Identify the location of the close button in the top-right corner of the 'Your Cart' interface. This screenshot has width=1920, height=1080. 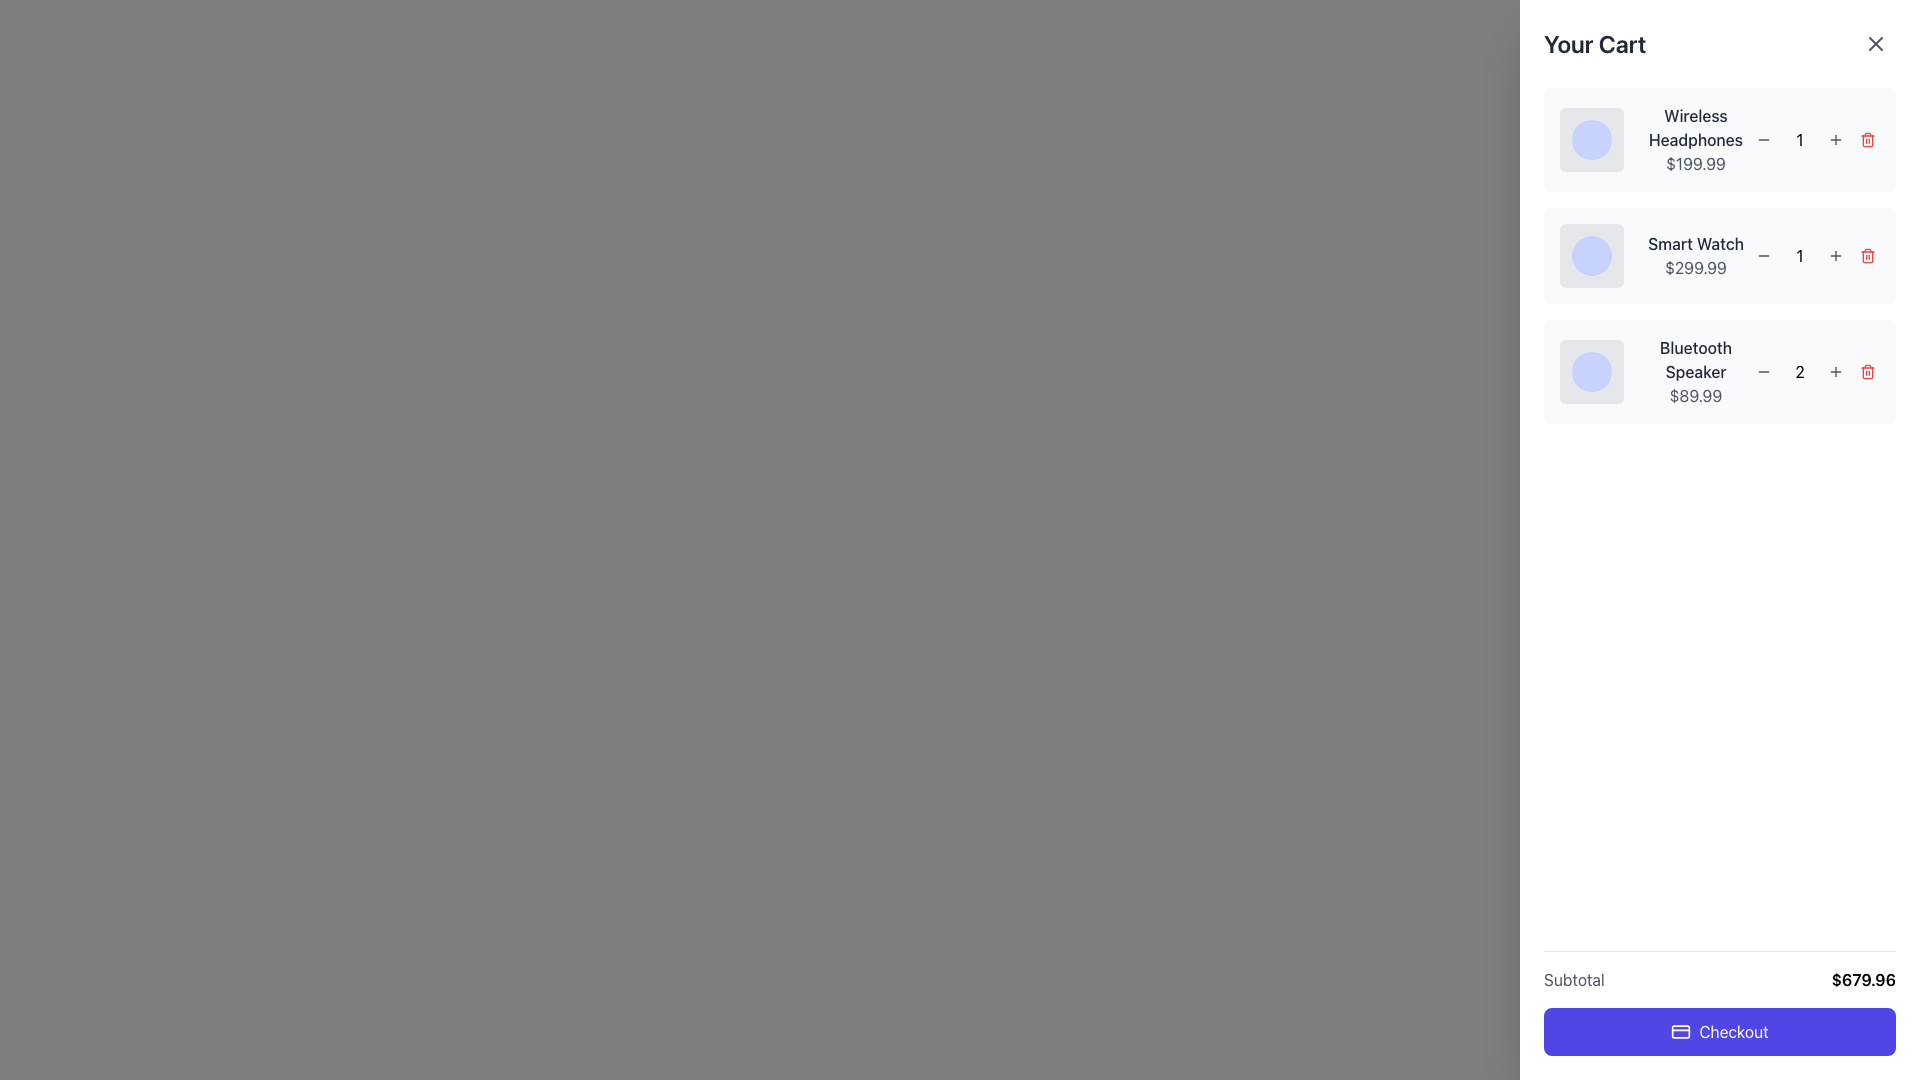
(1875, 43).